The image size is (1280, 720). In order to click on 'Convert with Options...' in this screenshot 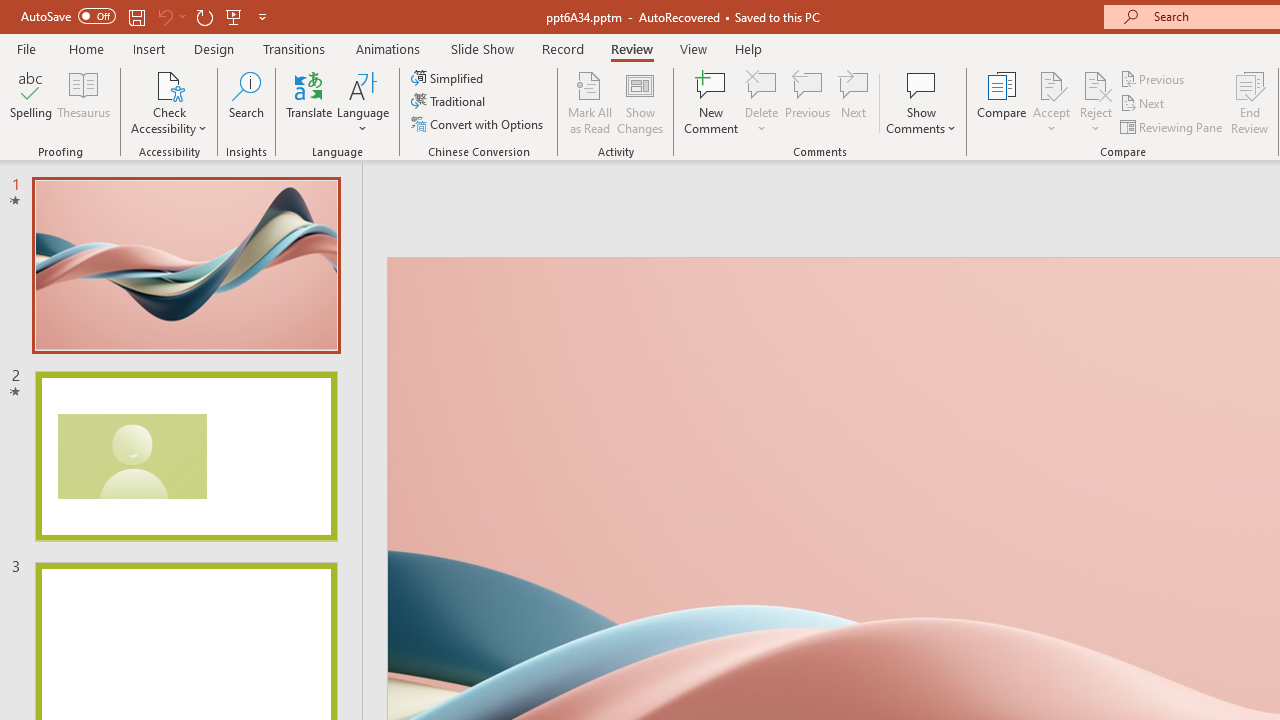, I will do `click(478, 124)`.